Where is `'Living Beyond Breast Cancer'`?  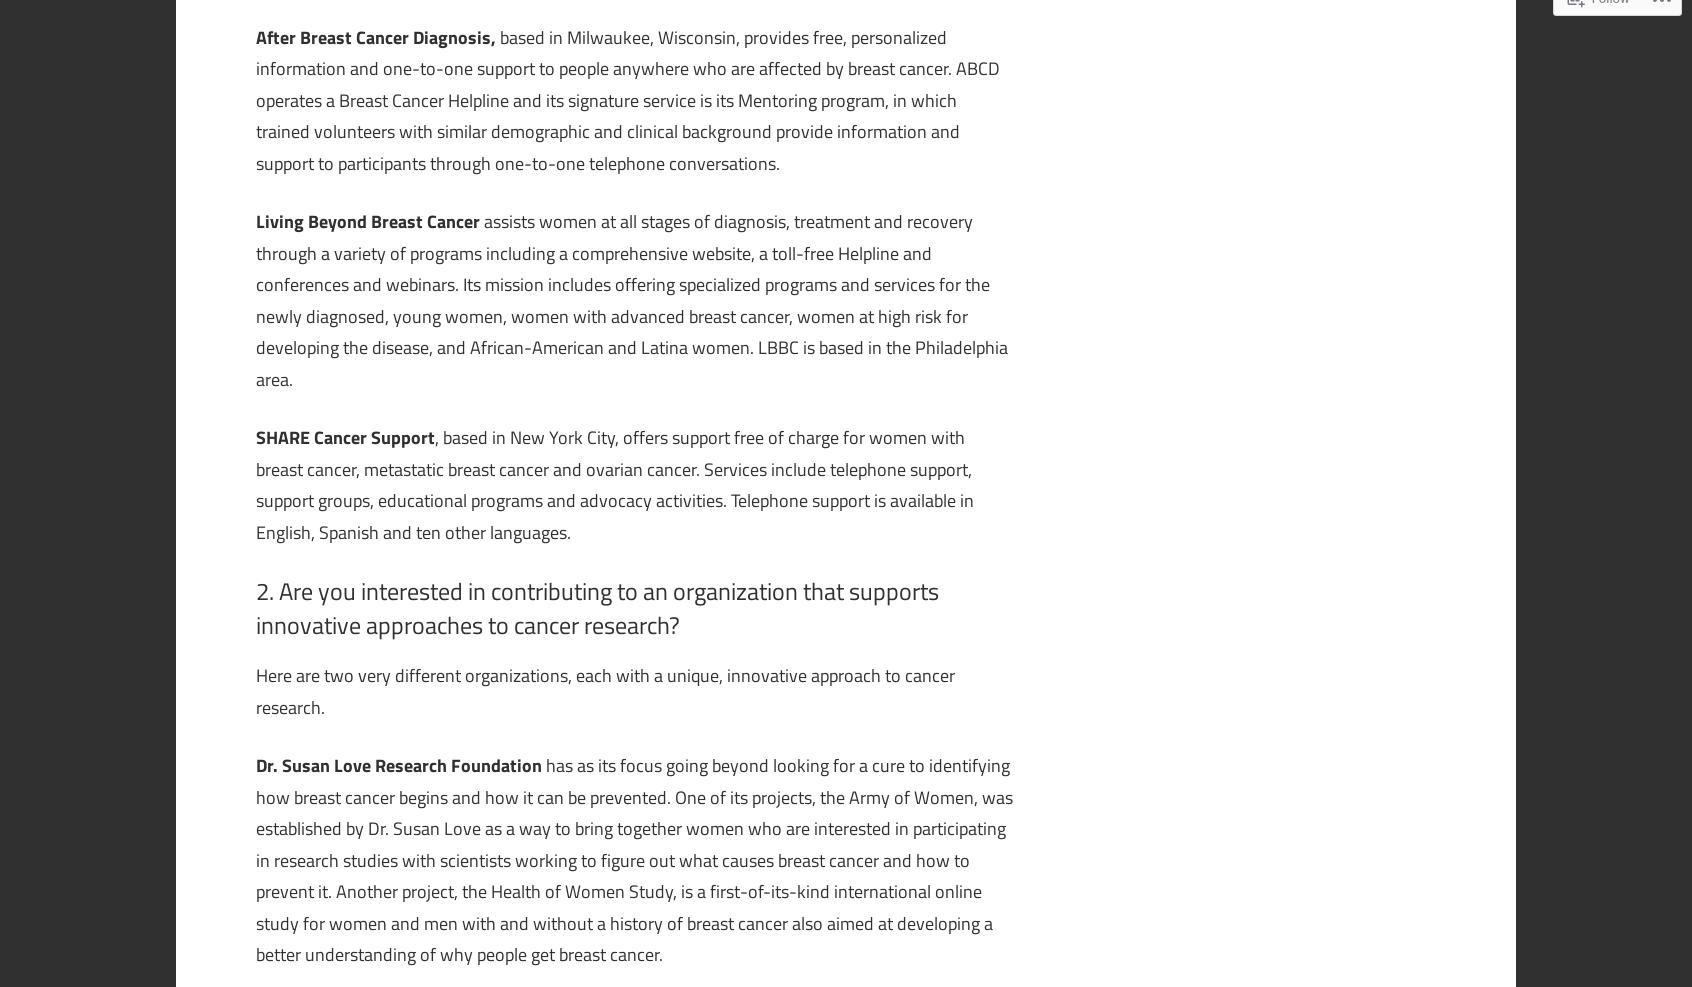 'Living Beyond Breast Cancer' is located at coordinates (370, 221).